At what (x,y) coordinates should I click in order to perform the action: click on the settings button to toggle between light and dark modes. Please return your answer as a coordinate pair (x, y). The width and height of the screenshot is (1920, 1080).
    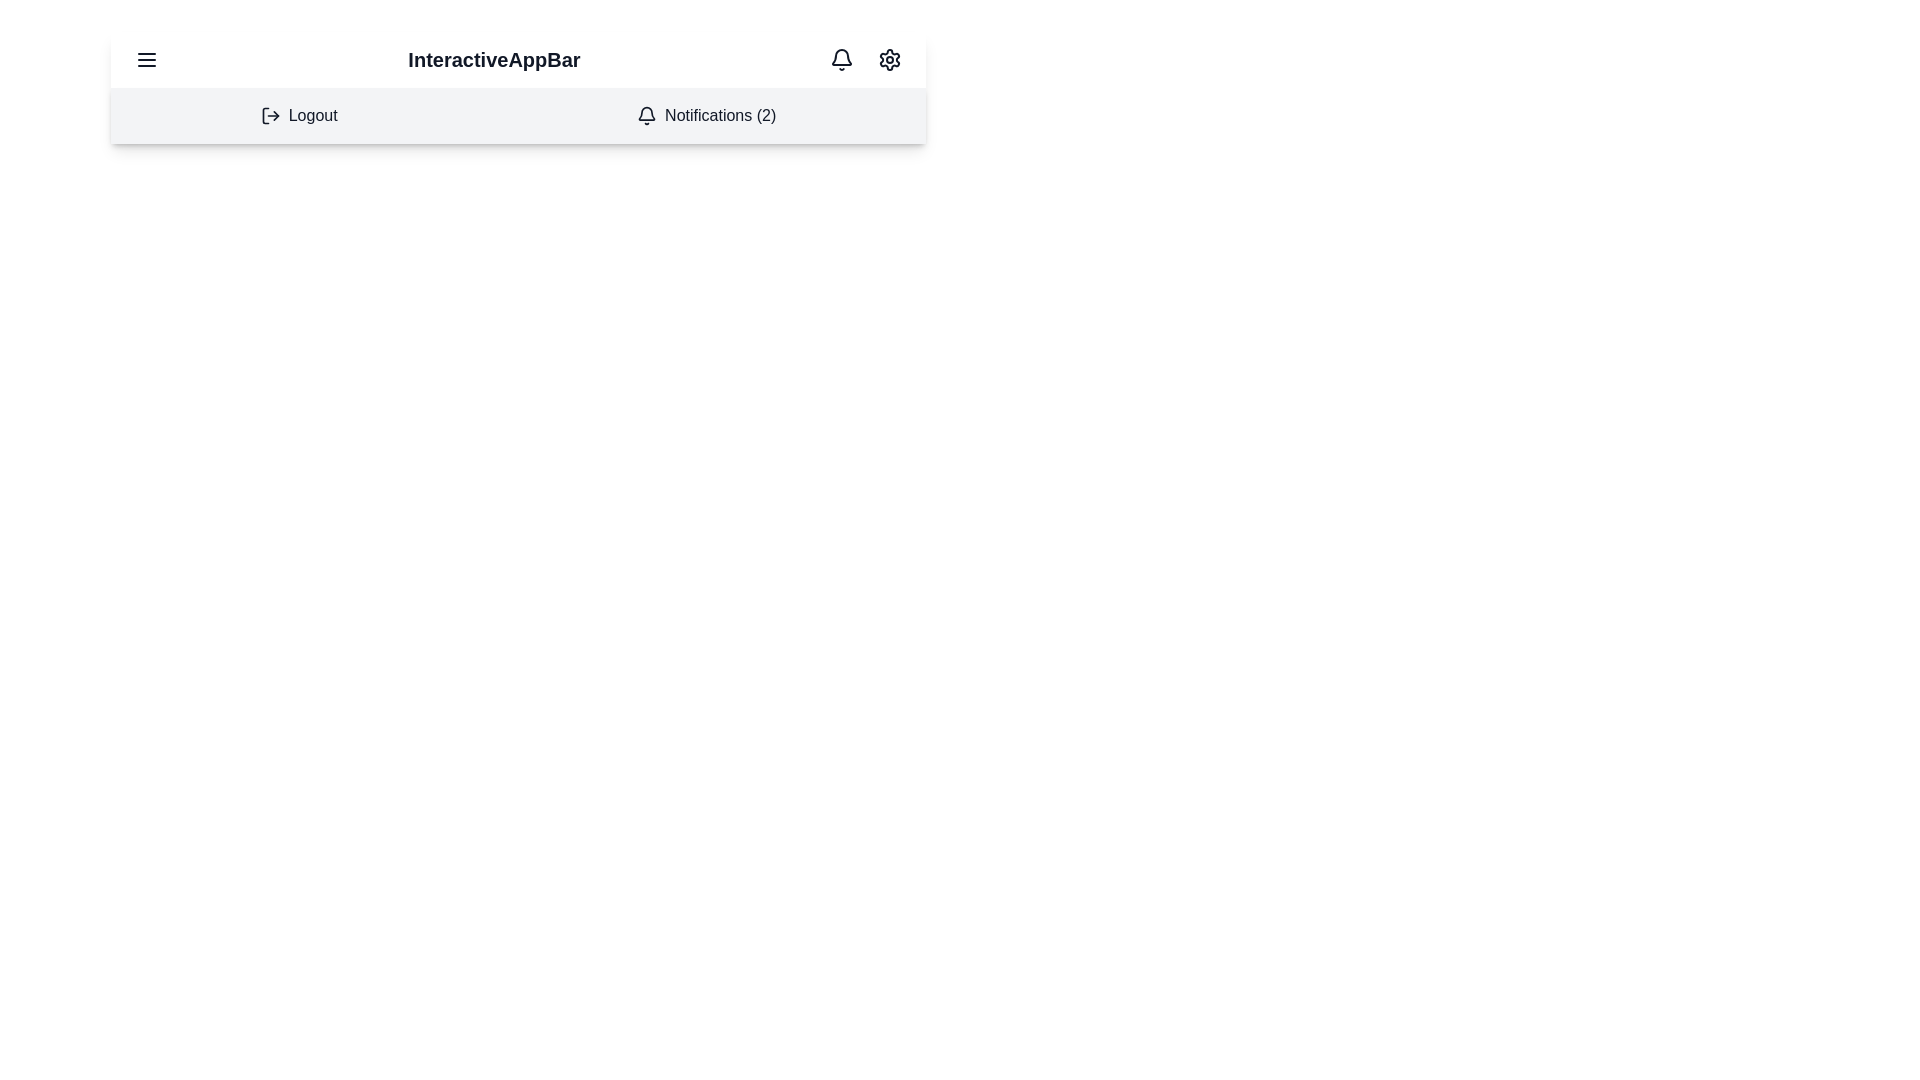
    Looking at the image, I should click on (888, 59).